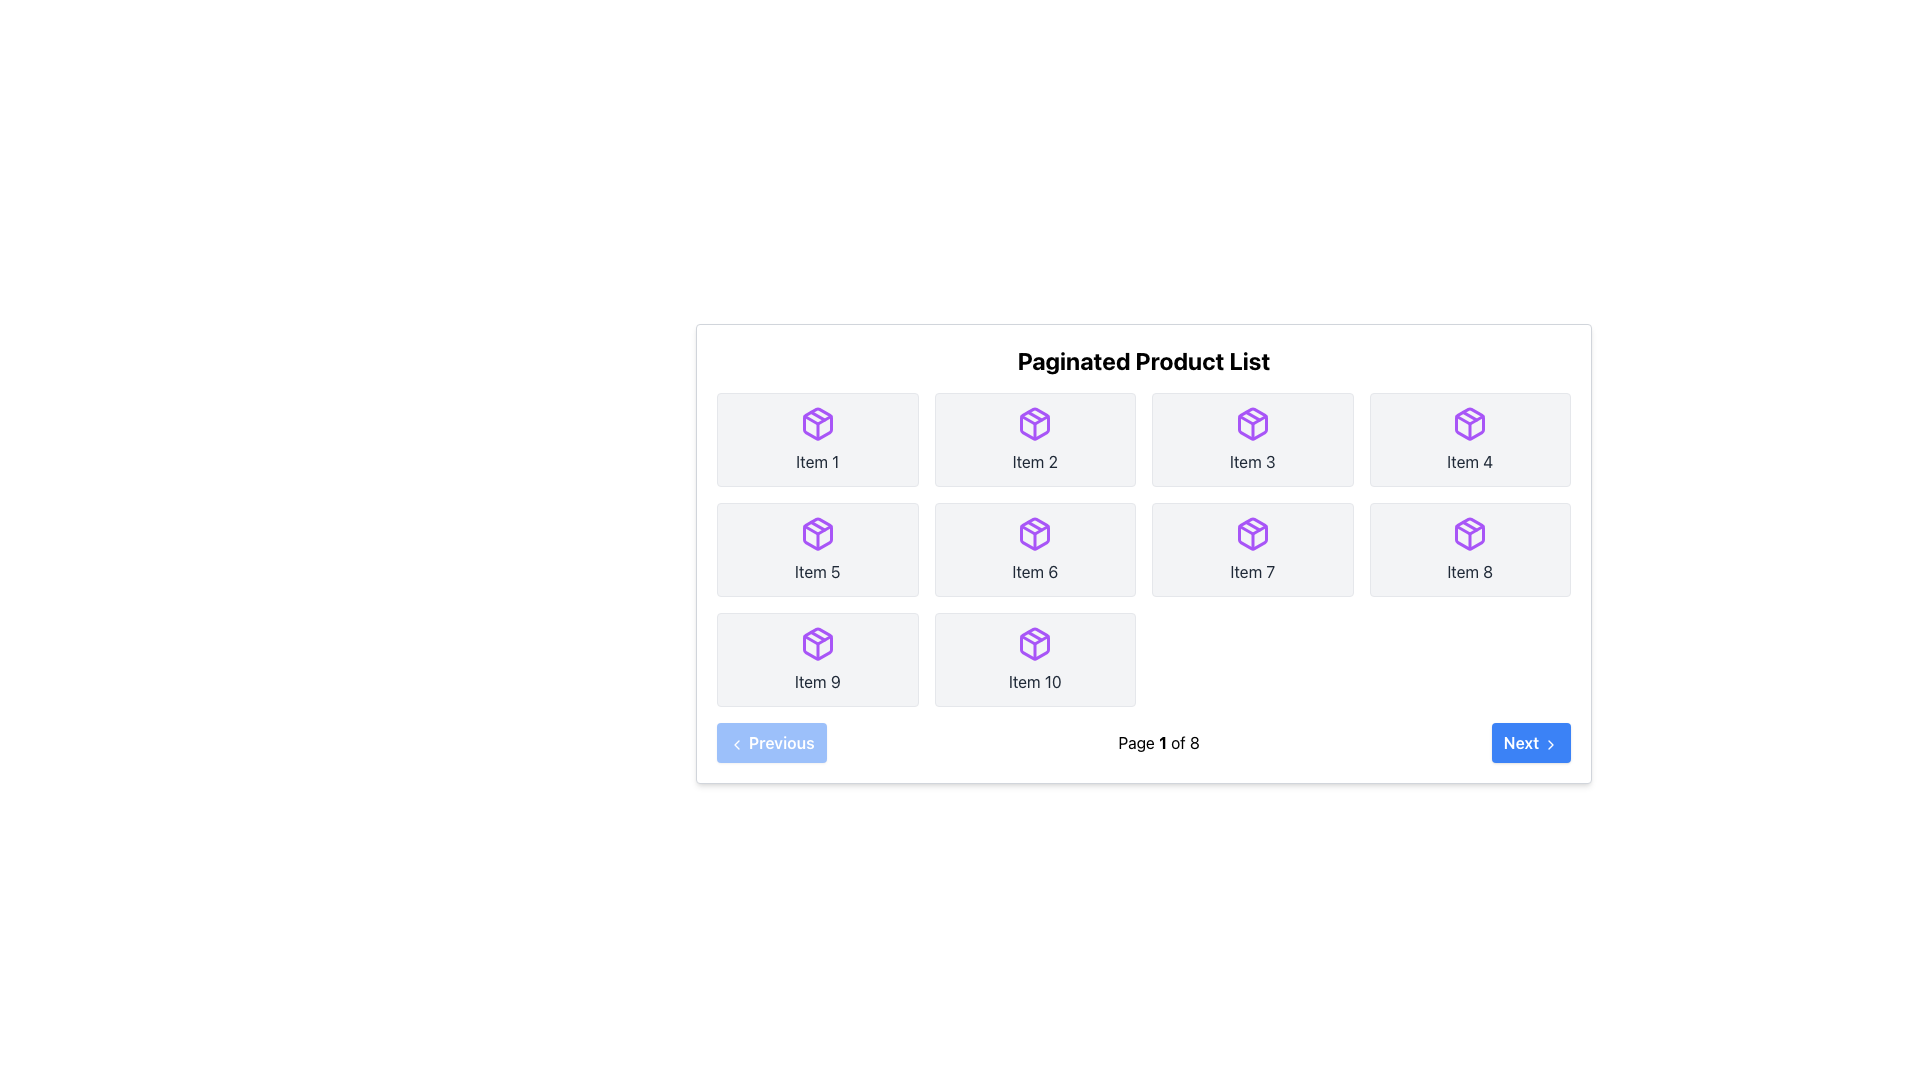  I want to click on the prominent text label reading 'Paginated Product List', which is styled with a large bold font in a gradient color from blue to purple, located at the top of the section displaying the paginated product list, so click(1143, 361).